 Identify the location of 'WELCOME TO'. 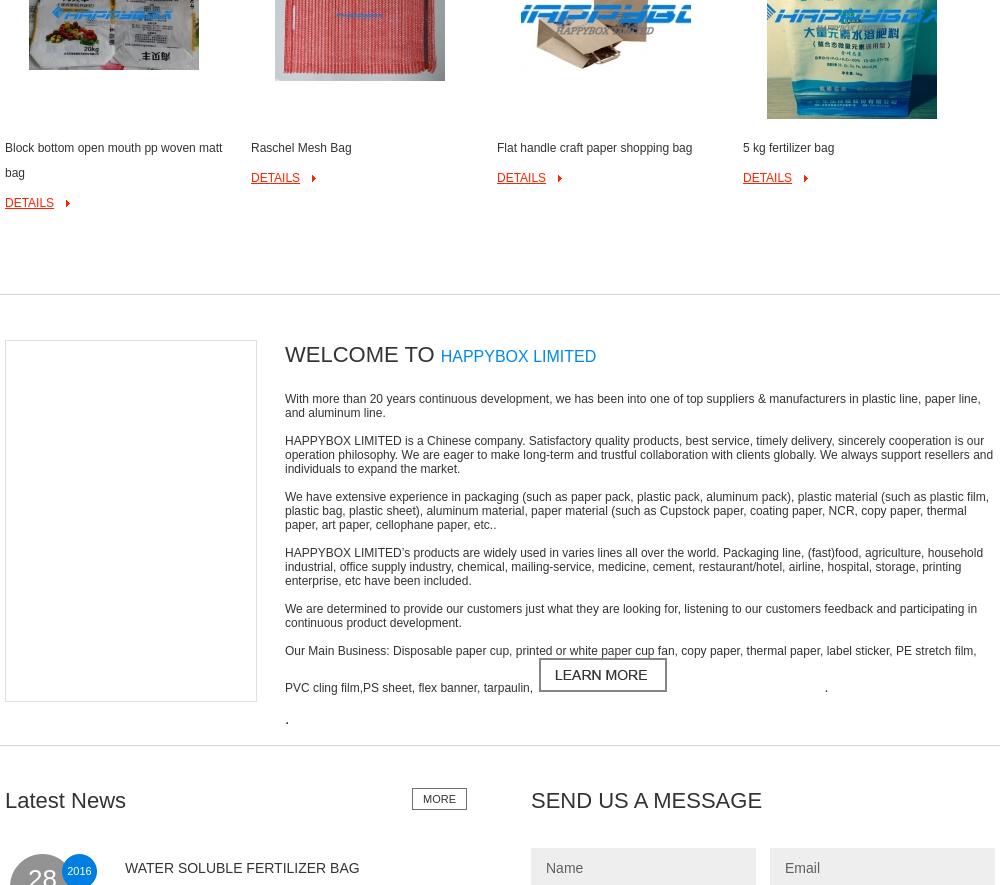
(361, 354).